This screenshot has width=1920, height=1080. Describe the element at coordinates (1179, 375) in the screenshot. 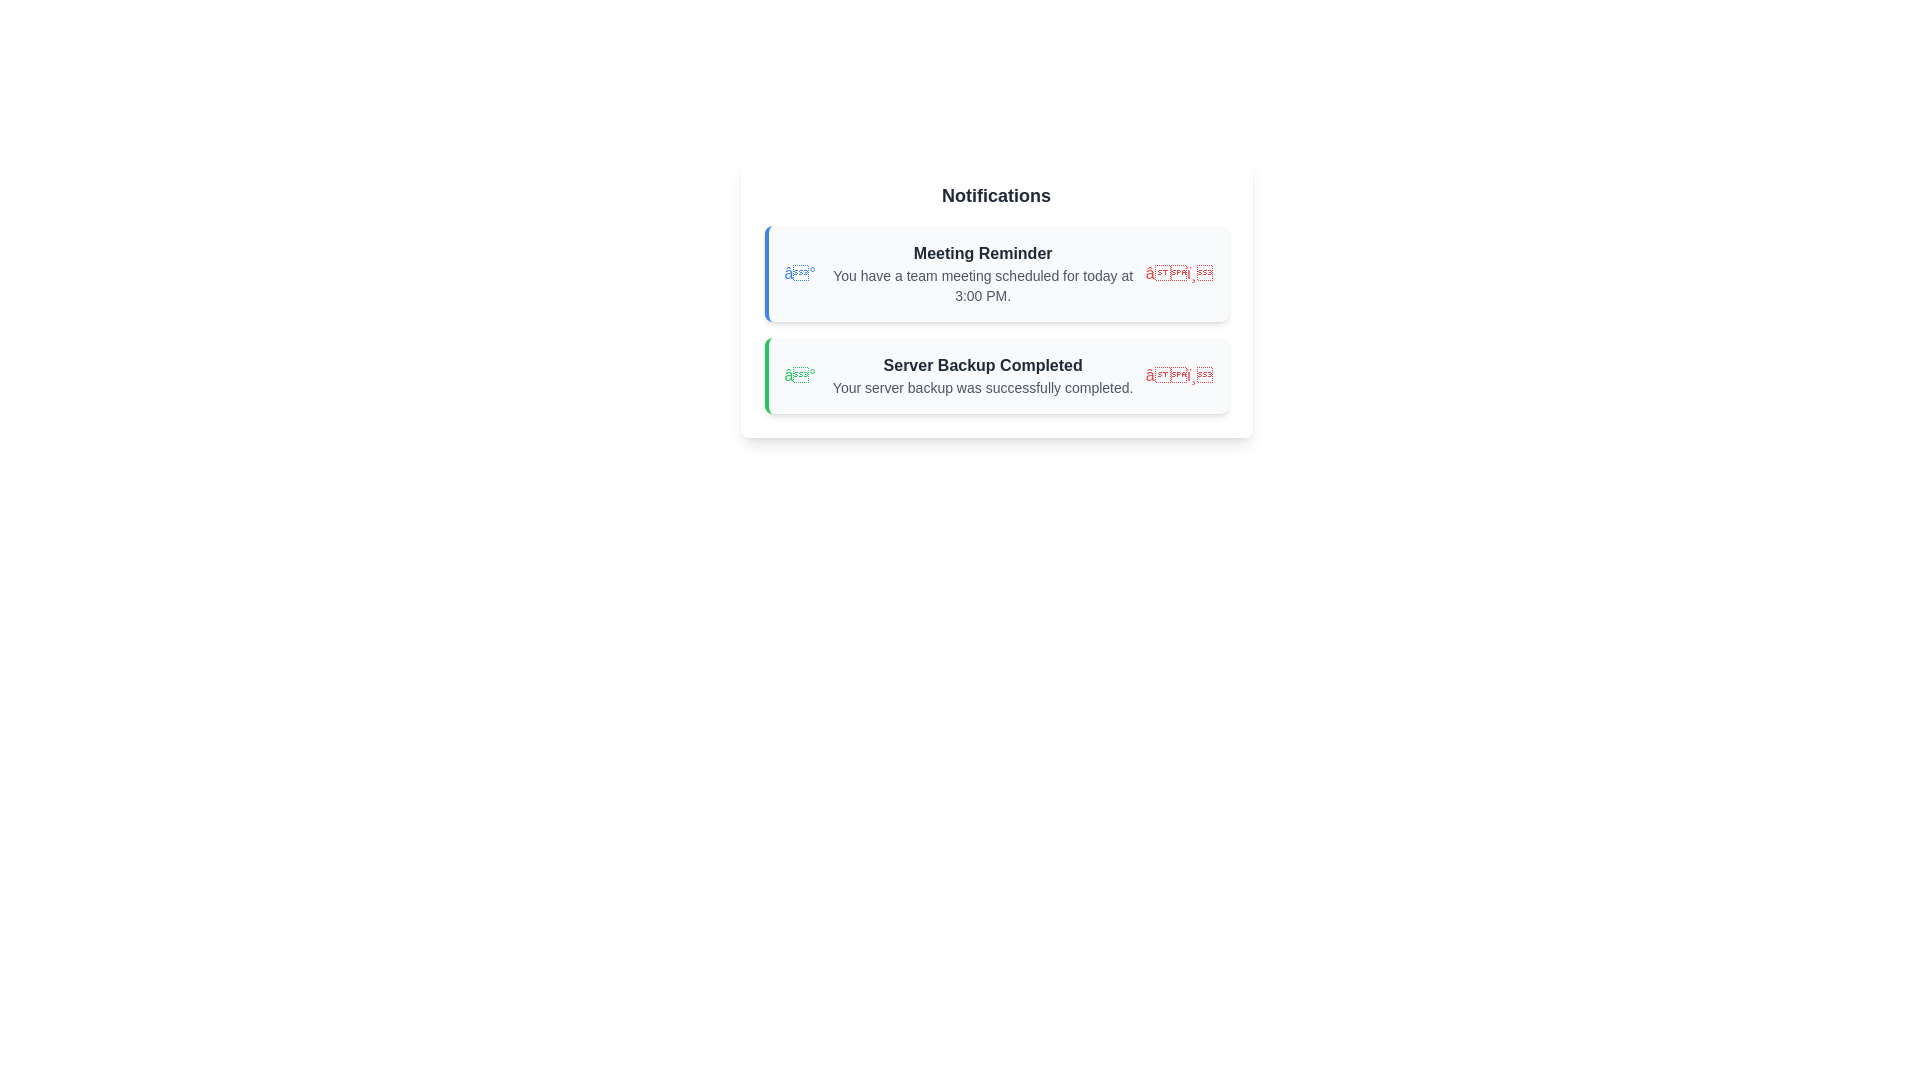

I see `the red close button ('✖') located at the far-right side of the 'Server Backup Completed' notification to observe hover effects` at that location.